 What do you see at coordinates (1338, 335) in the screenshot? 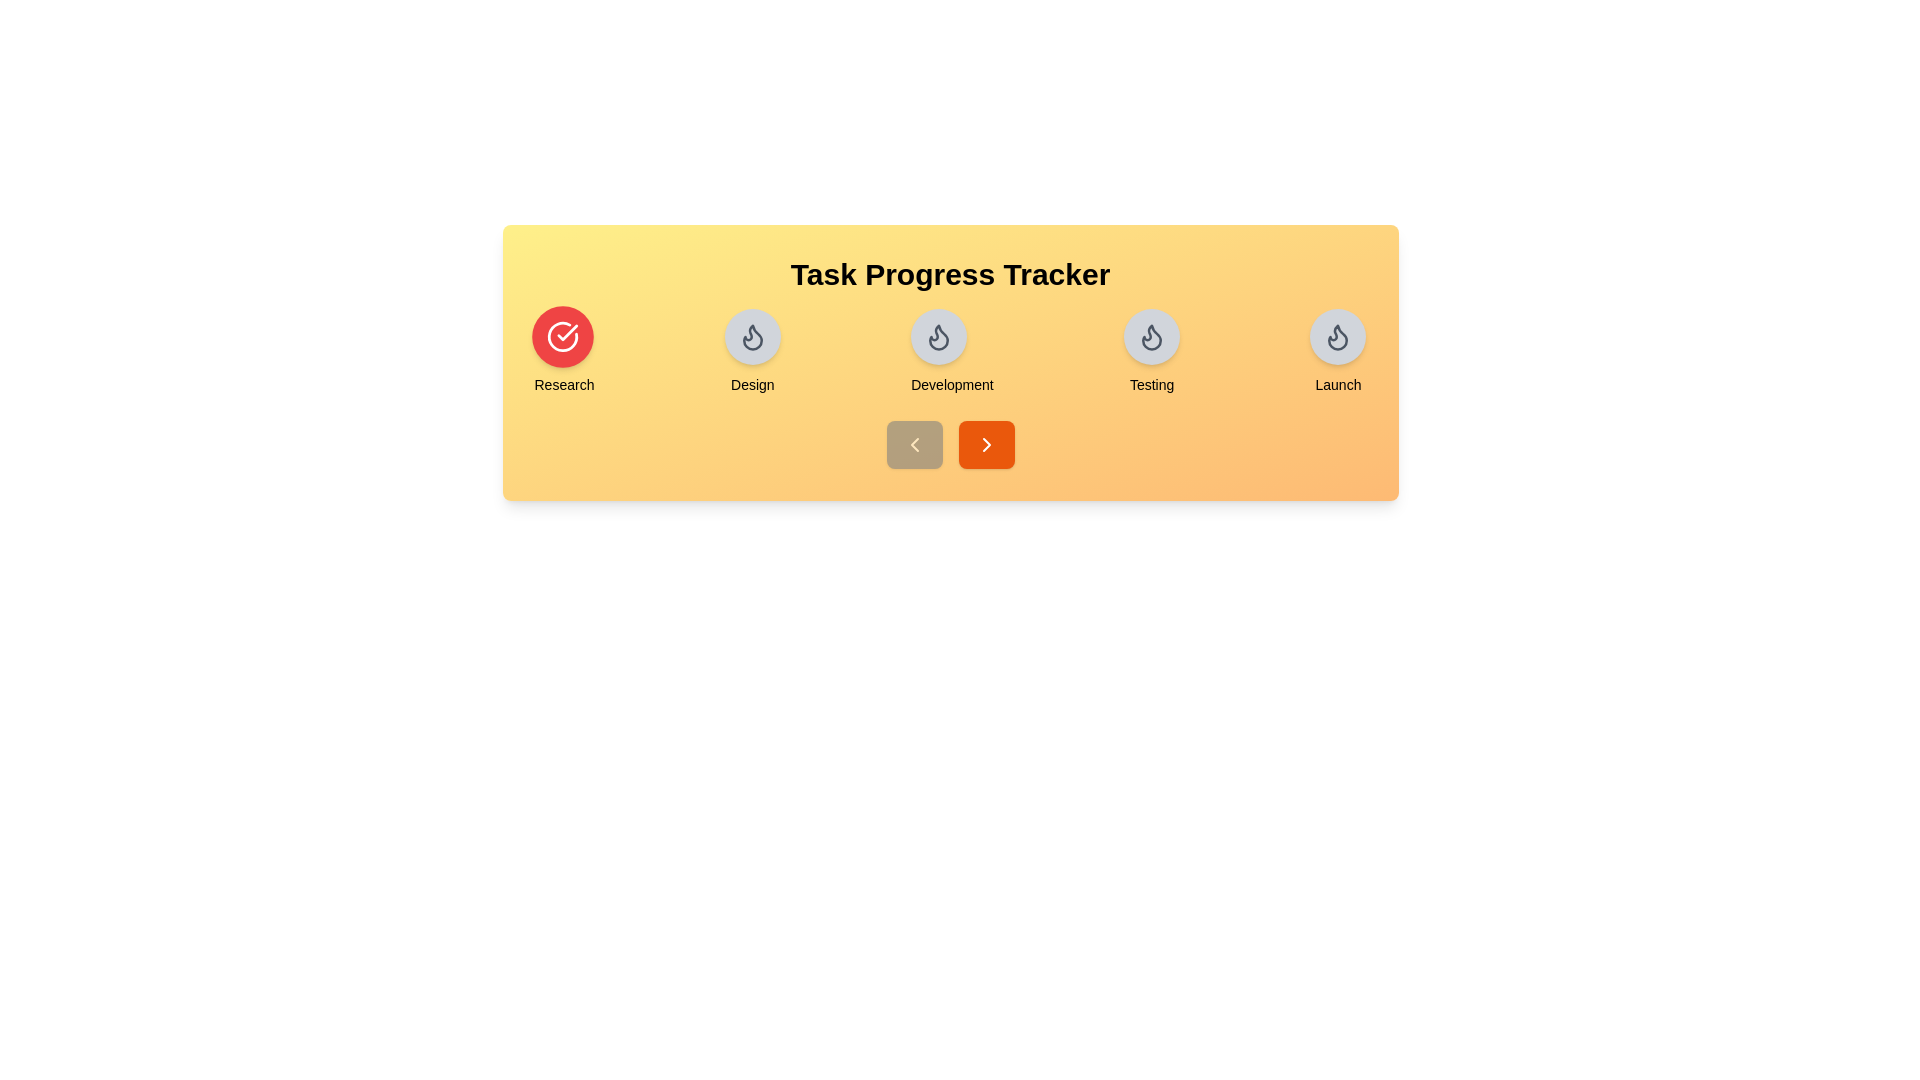
I see `the flame icon located under the 'Launch' label, which is the rightmost icon in a row of circular icons` at bounding box center [1338, 335].